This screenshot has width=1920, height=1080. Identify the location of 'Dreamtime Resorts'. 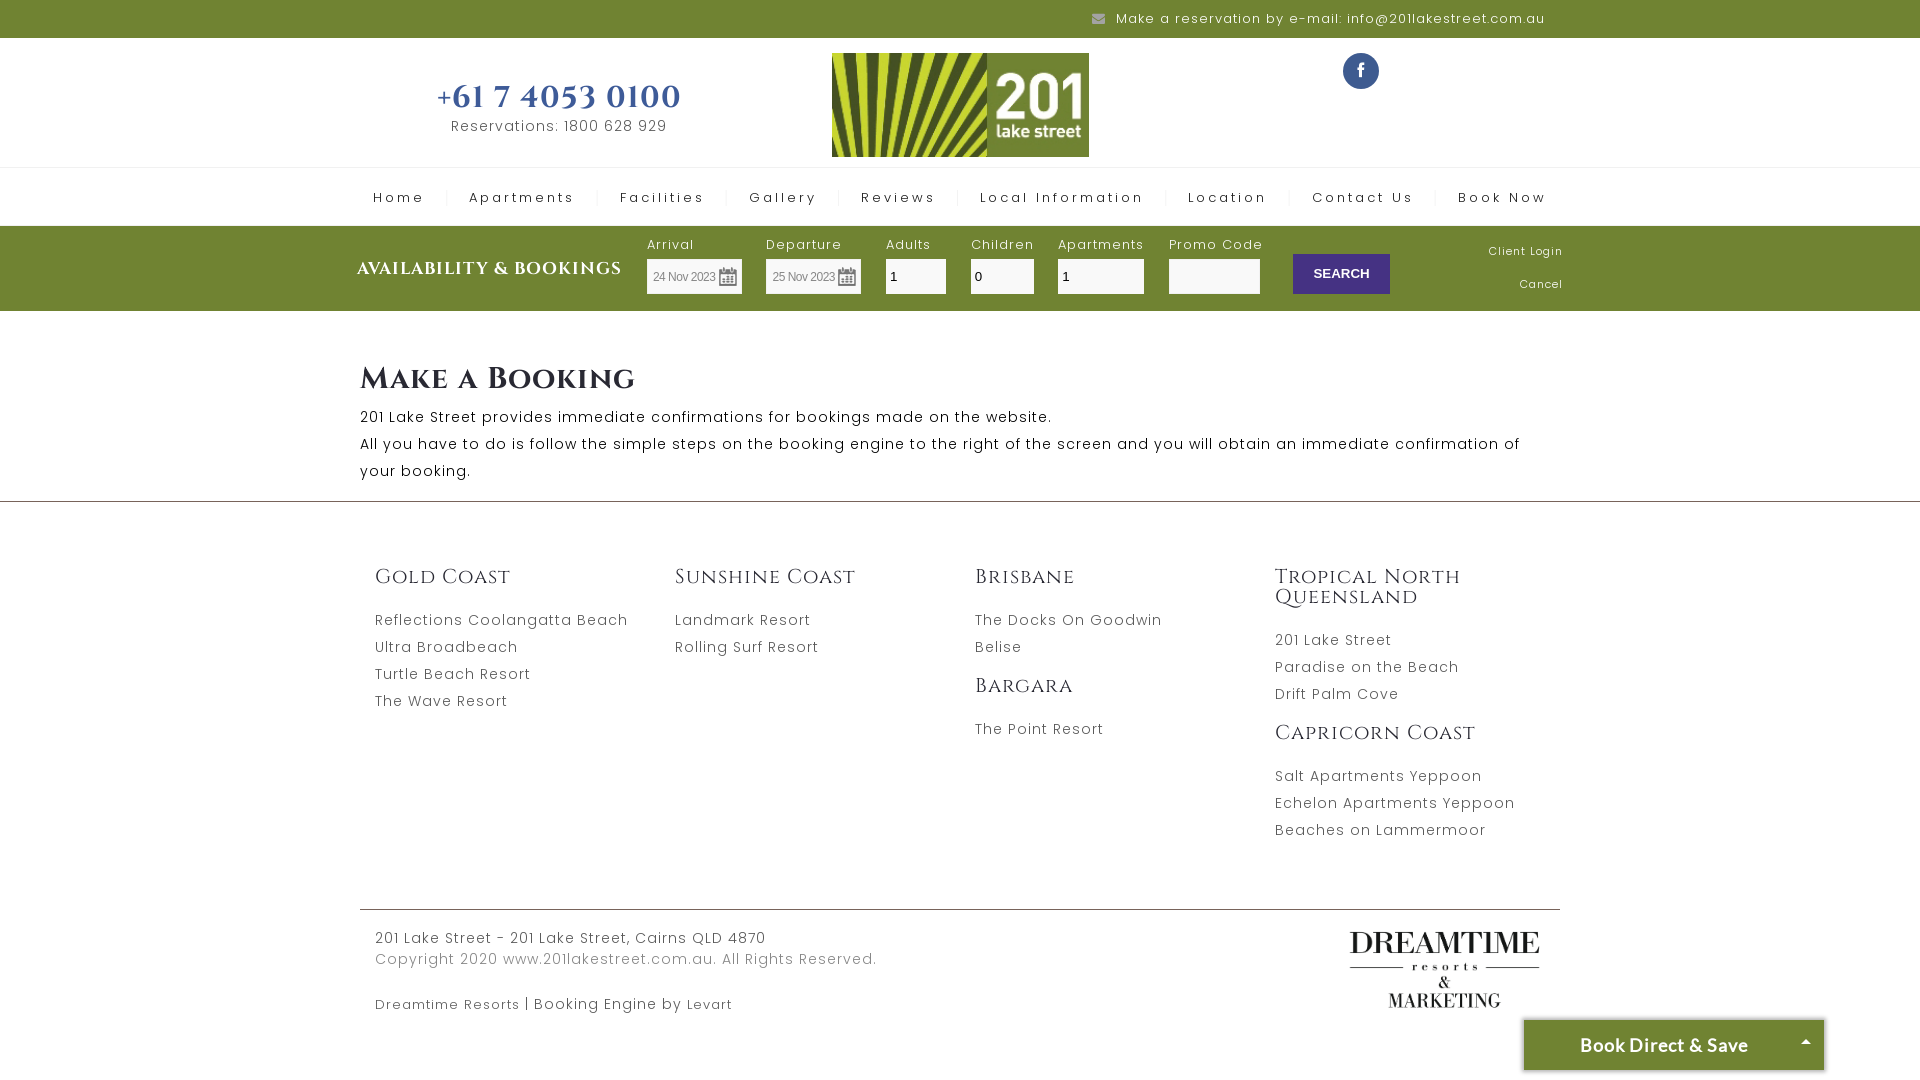
(374, 1004).